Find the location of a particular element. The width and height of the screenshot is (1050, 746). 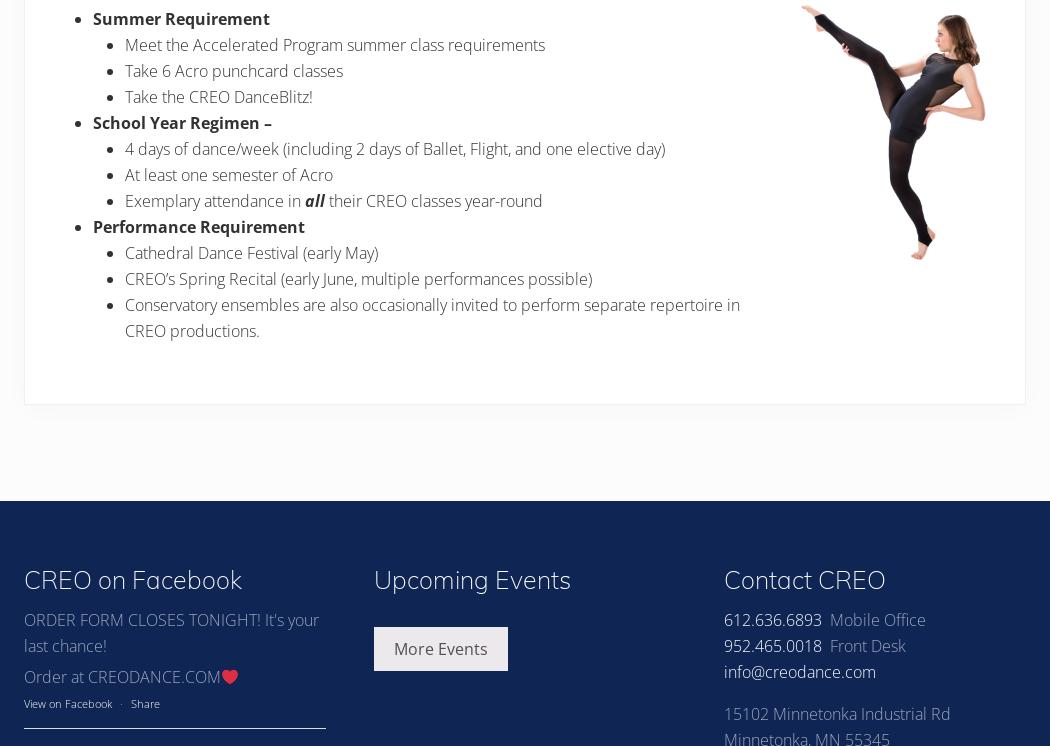

'Take the CREO DanceBlitz!' is located at coordinates (218, 96).